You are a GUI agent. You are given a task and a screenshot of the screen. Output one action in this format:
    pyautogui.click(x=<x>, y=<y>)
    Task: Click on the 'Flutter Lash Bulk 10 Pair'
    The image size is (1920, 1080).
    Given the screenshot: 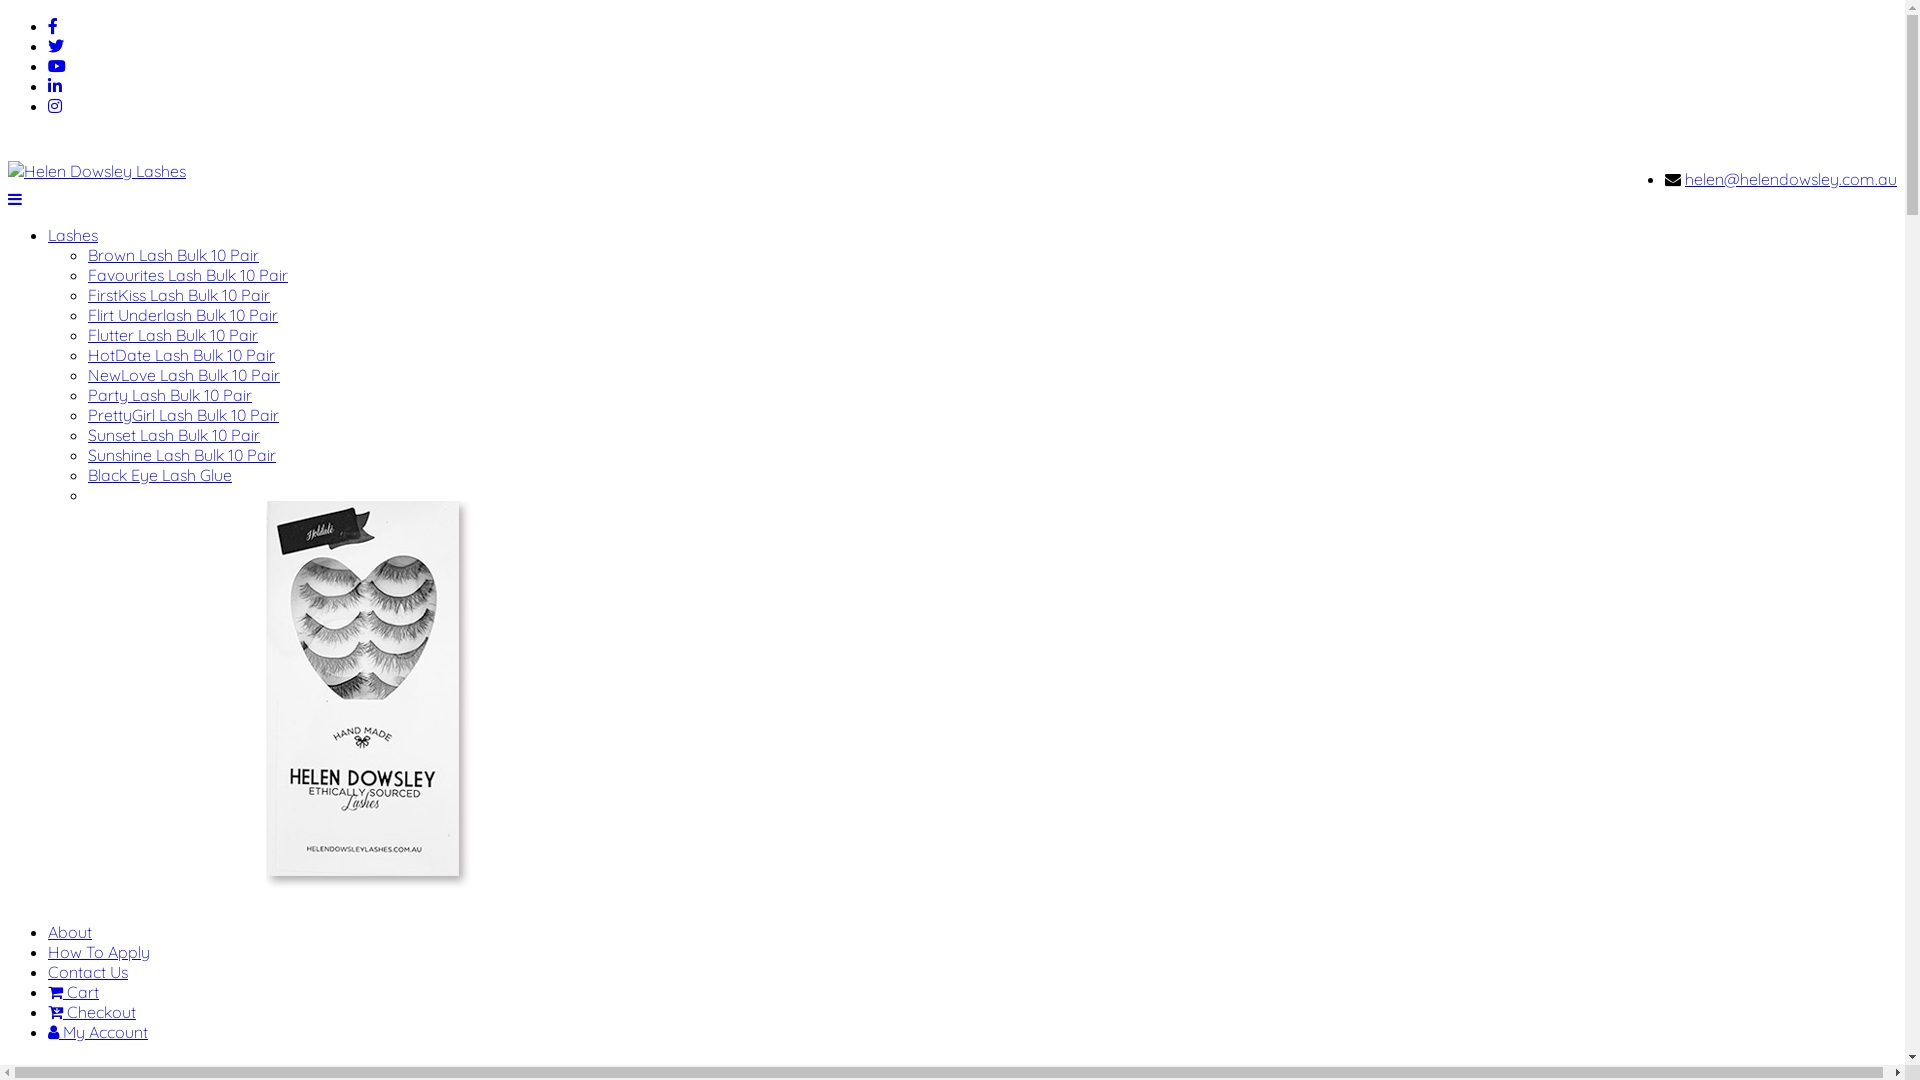 What is the action you would take?
    pyautogui.click(x=172, y=334)
    